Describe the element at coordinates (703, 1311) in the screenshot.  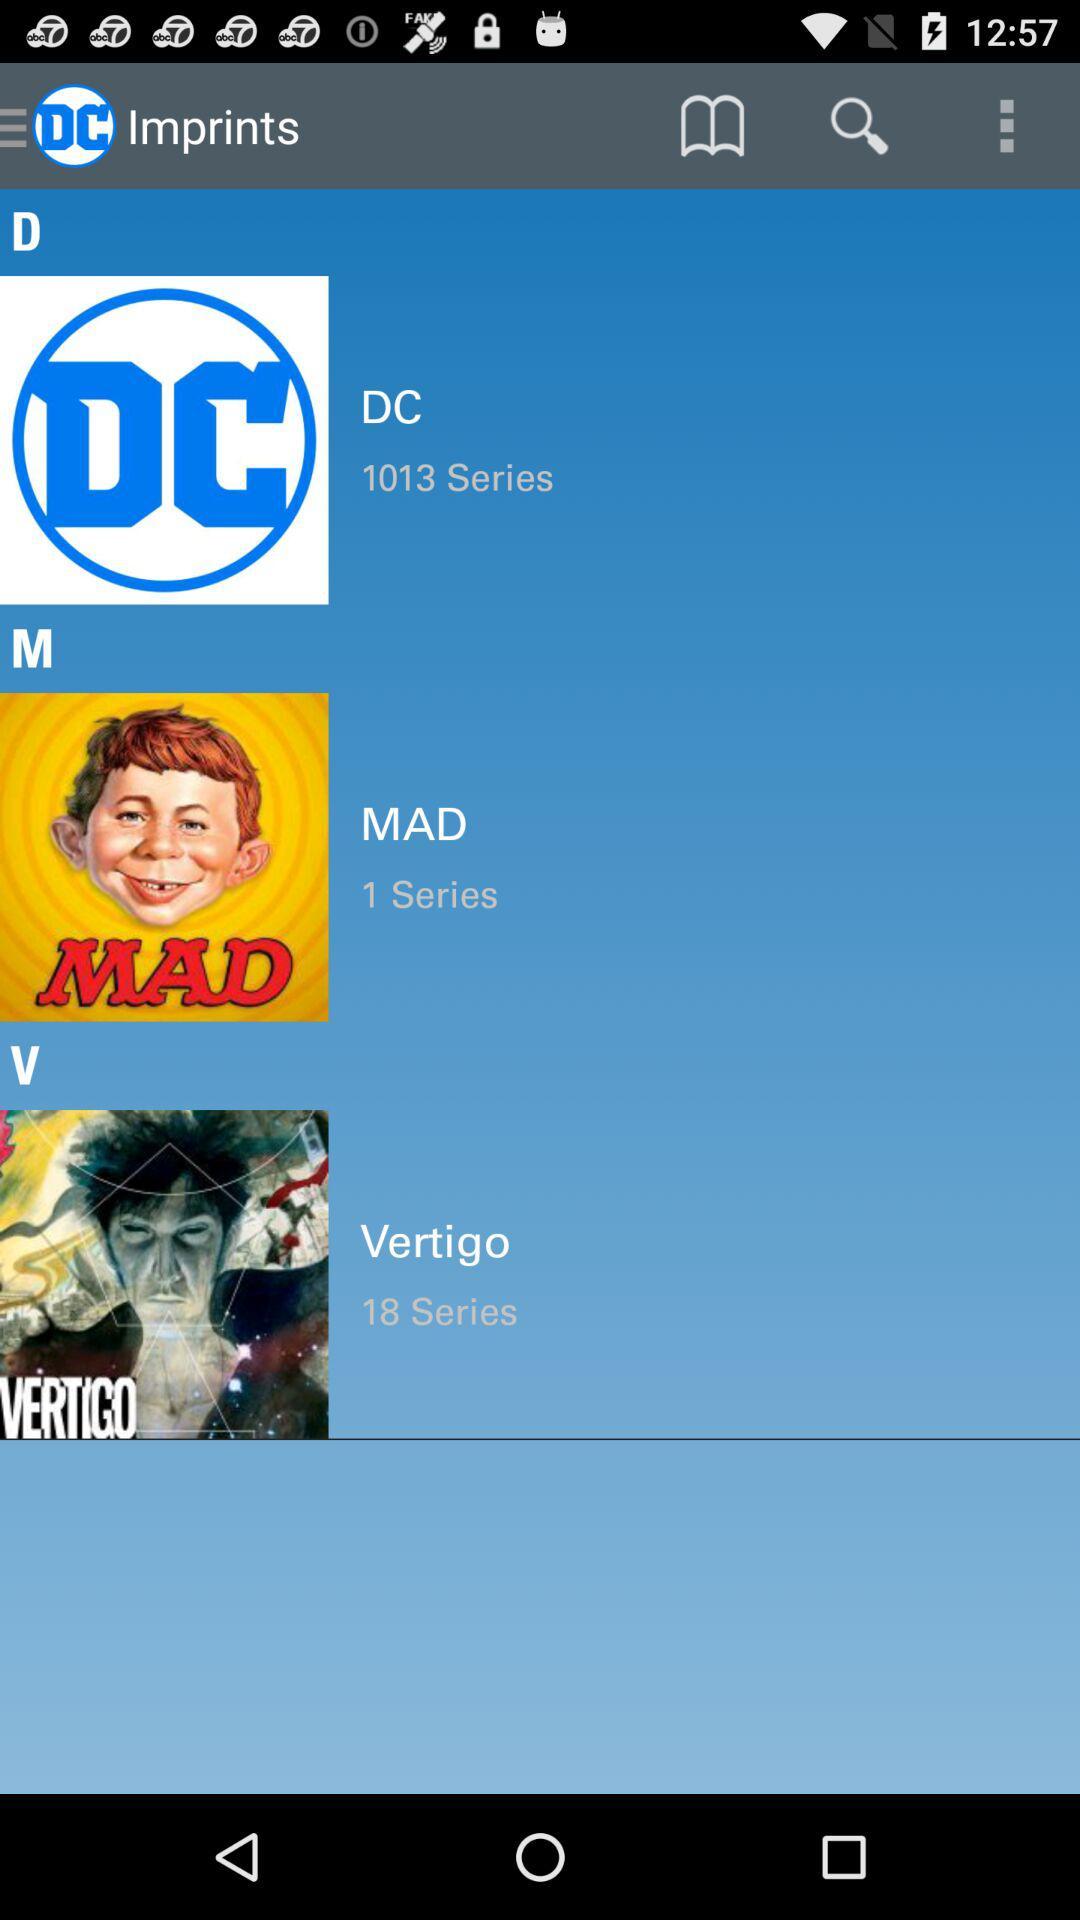
I see `icon at the bottom` at that location.